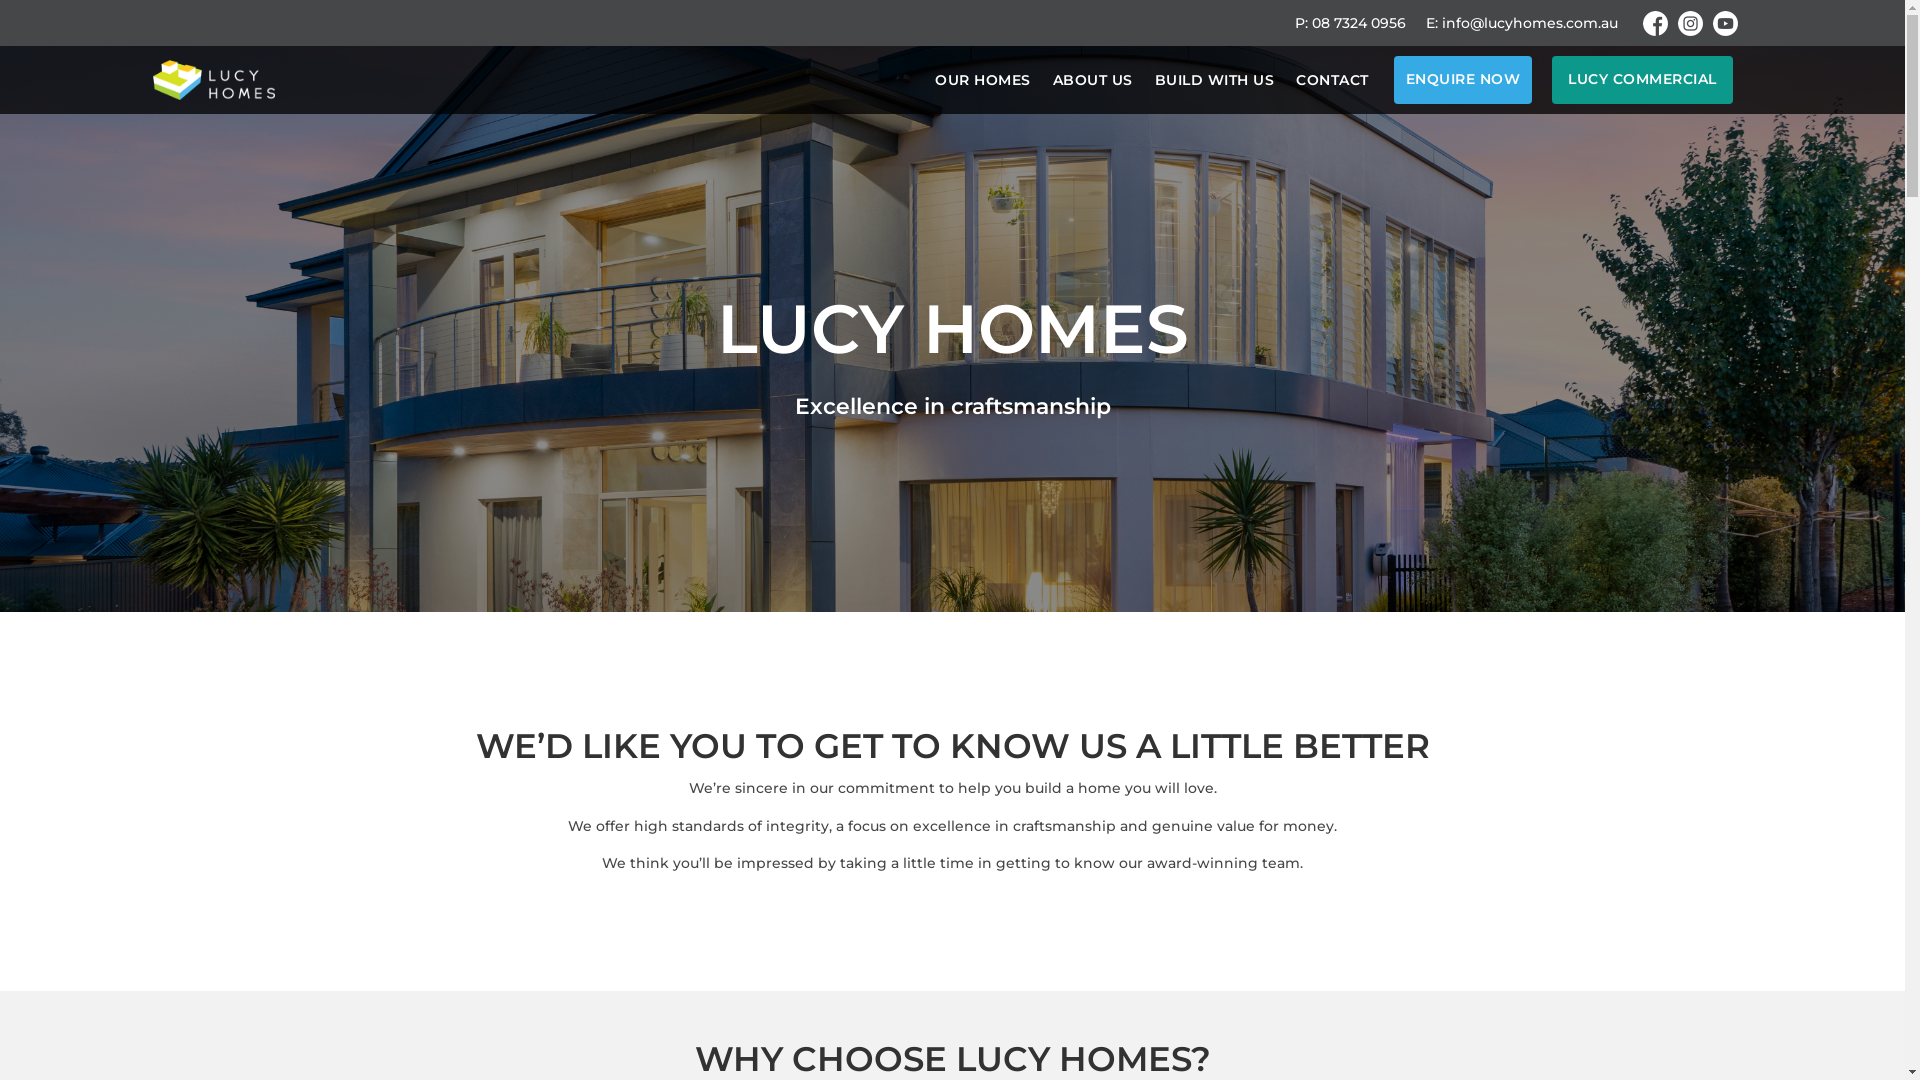 Image resolution: width=1920 pixels, height=1080 pixels. Describe the element at coordinates (1358, 23) in the screenshot. I see `'08 7324 0956'` at that location.